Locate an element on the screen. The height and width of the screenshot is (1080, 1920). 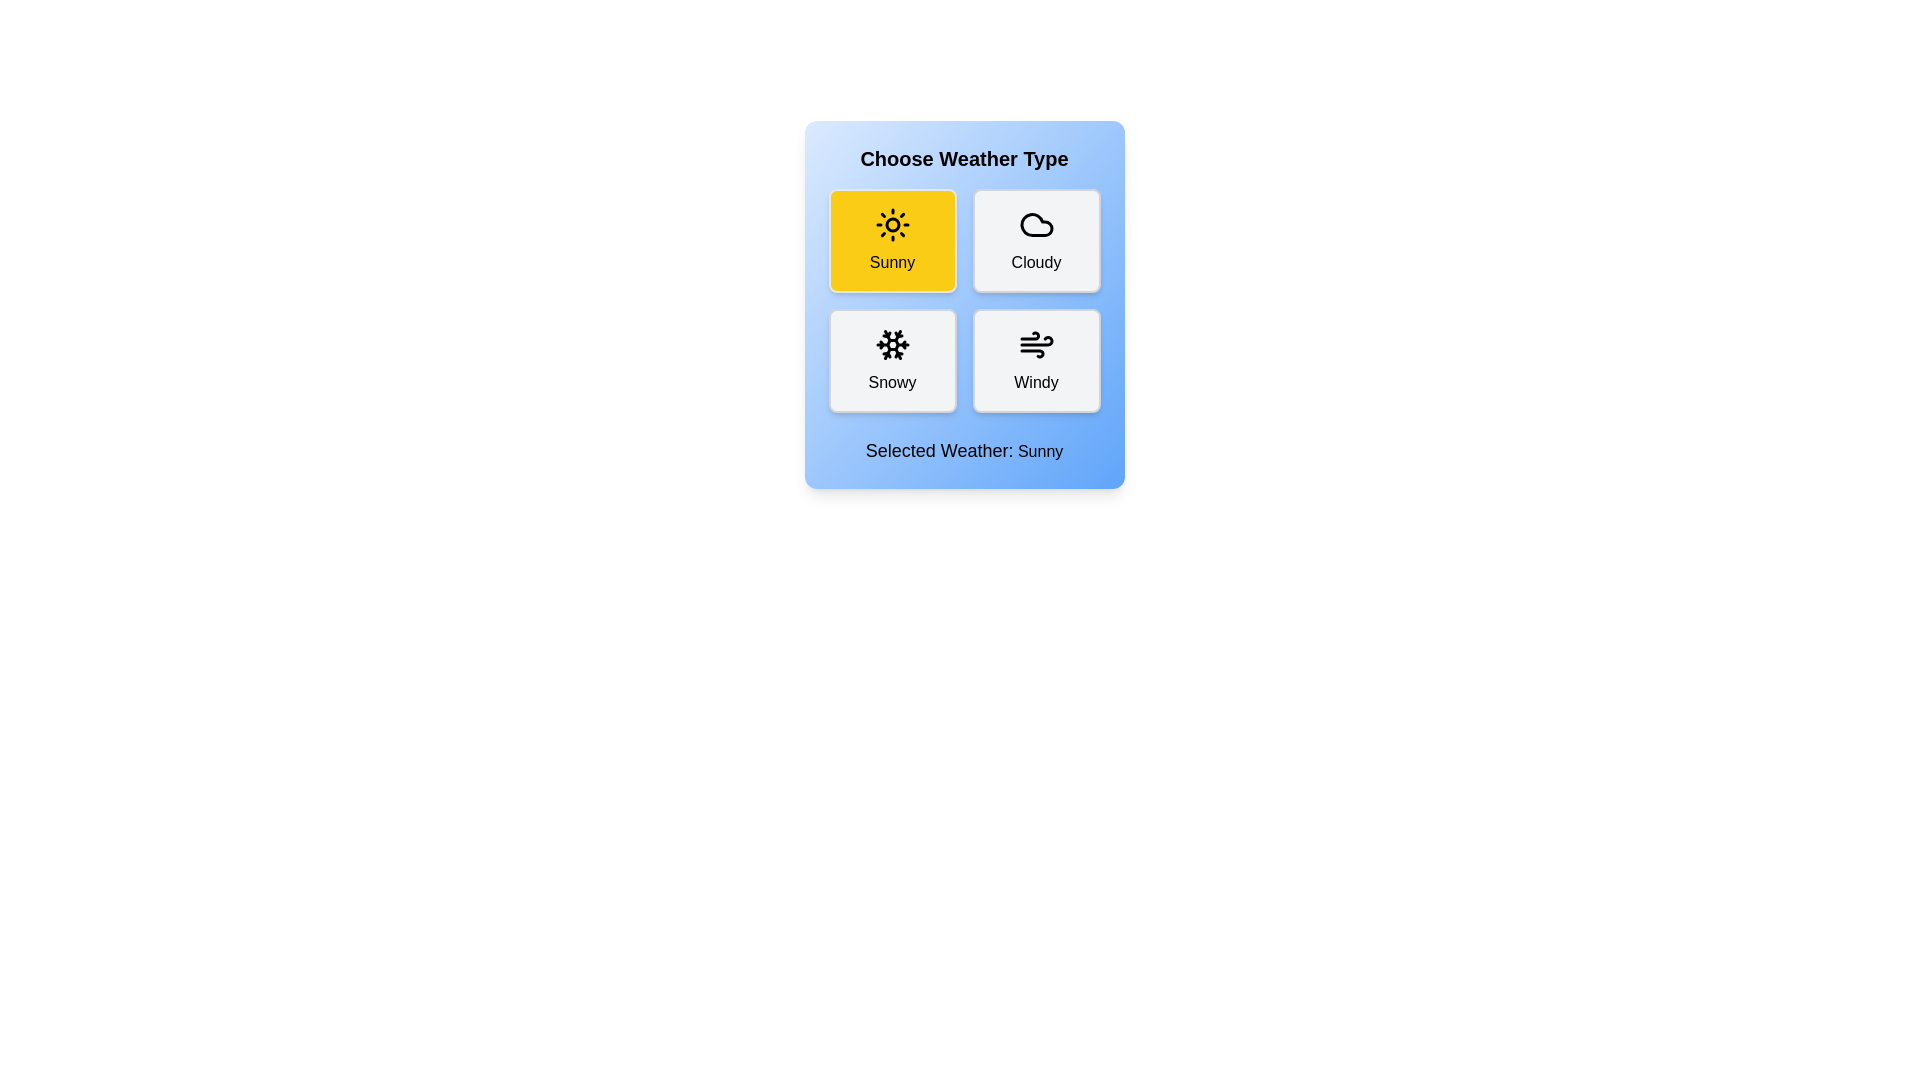
the button corresponding to the weather option Sunny is located at coordinates (891, 239).